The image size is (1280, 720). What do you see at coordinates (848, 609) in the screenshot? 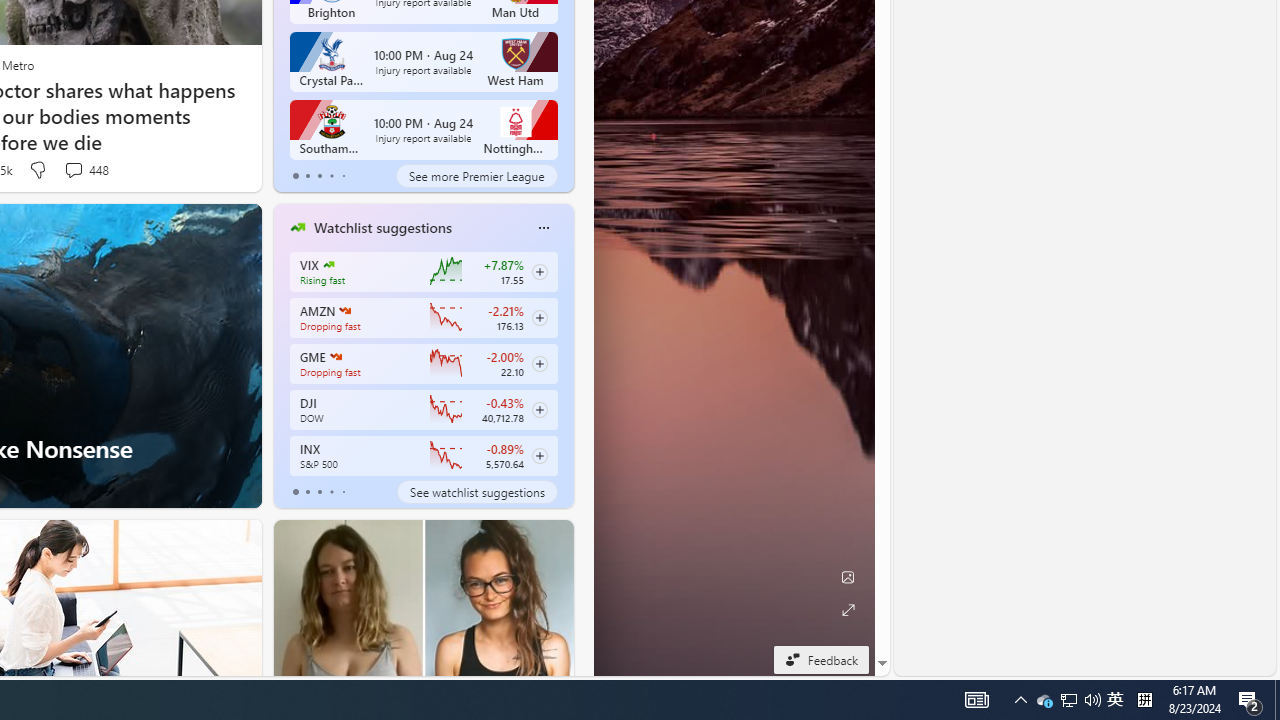
I see `'Expand background'` at bounding box center [848, 609].